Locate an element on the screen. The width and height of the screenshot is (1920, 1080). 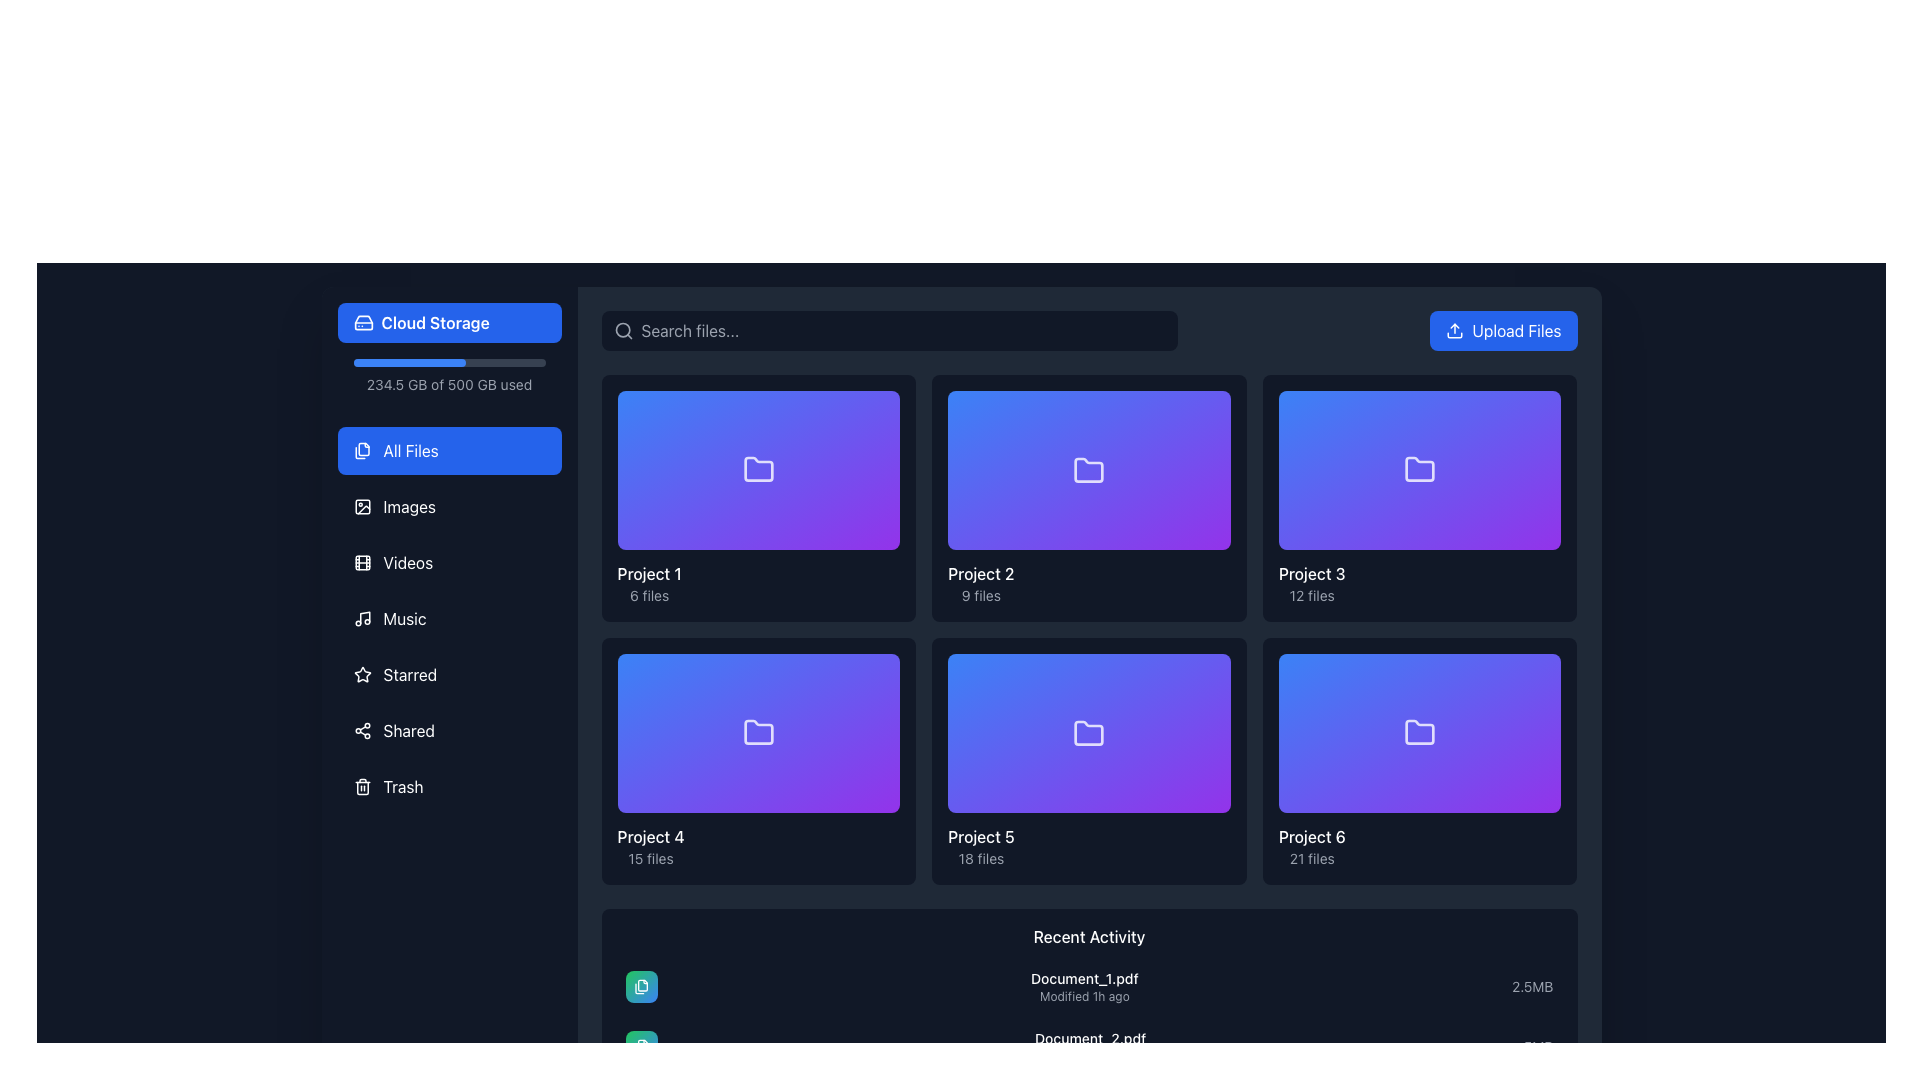
the folder icon, which is a minimalistic representation of a folder, from its position in the 'Project 2' card is located at coordinates (1088, 469).